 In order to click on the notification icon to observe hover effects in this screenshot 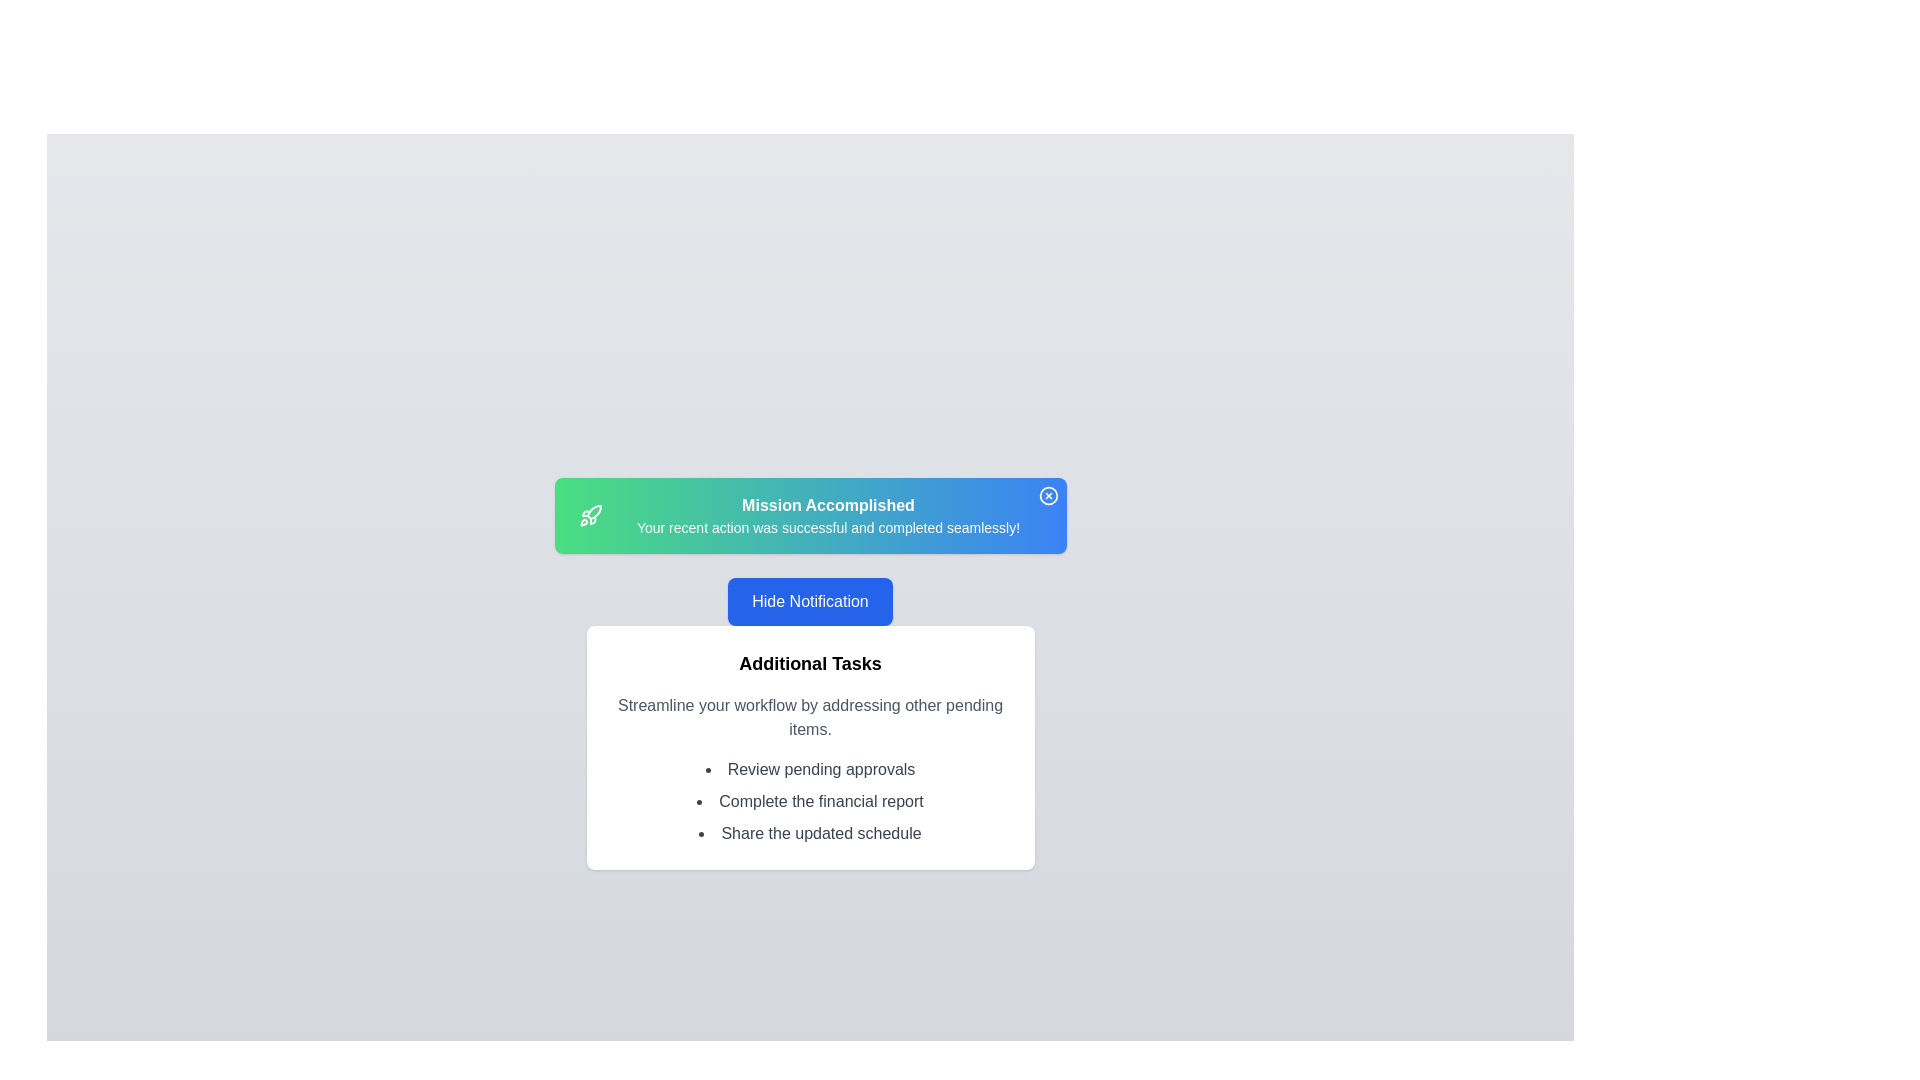, I will do `click(1047, 495)`.